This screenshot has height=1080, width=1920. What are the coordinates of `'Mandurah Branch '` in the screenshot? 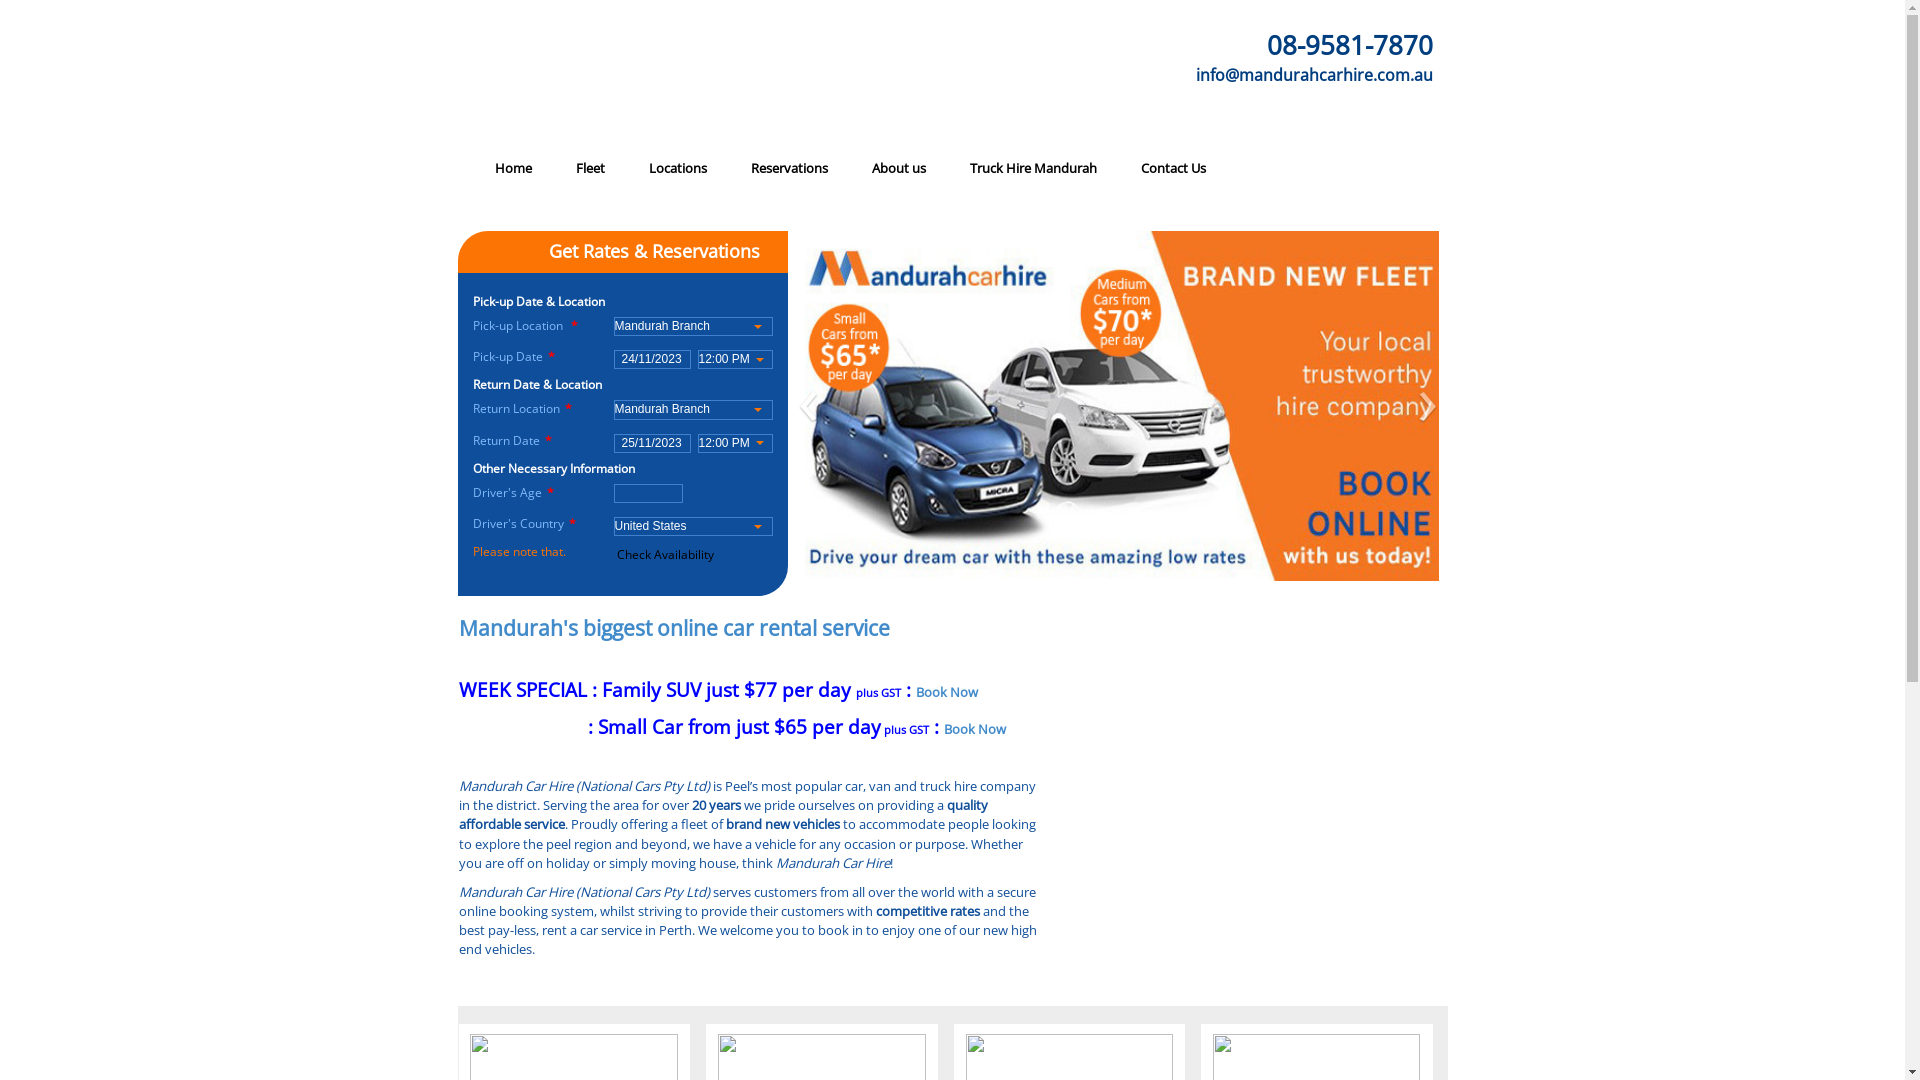 It's located at (692, 408).